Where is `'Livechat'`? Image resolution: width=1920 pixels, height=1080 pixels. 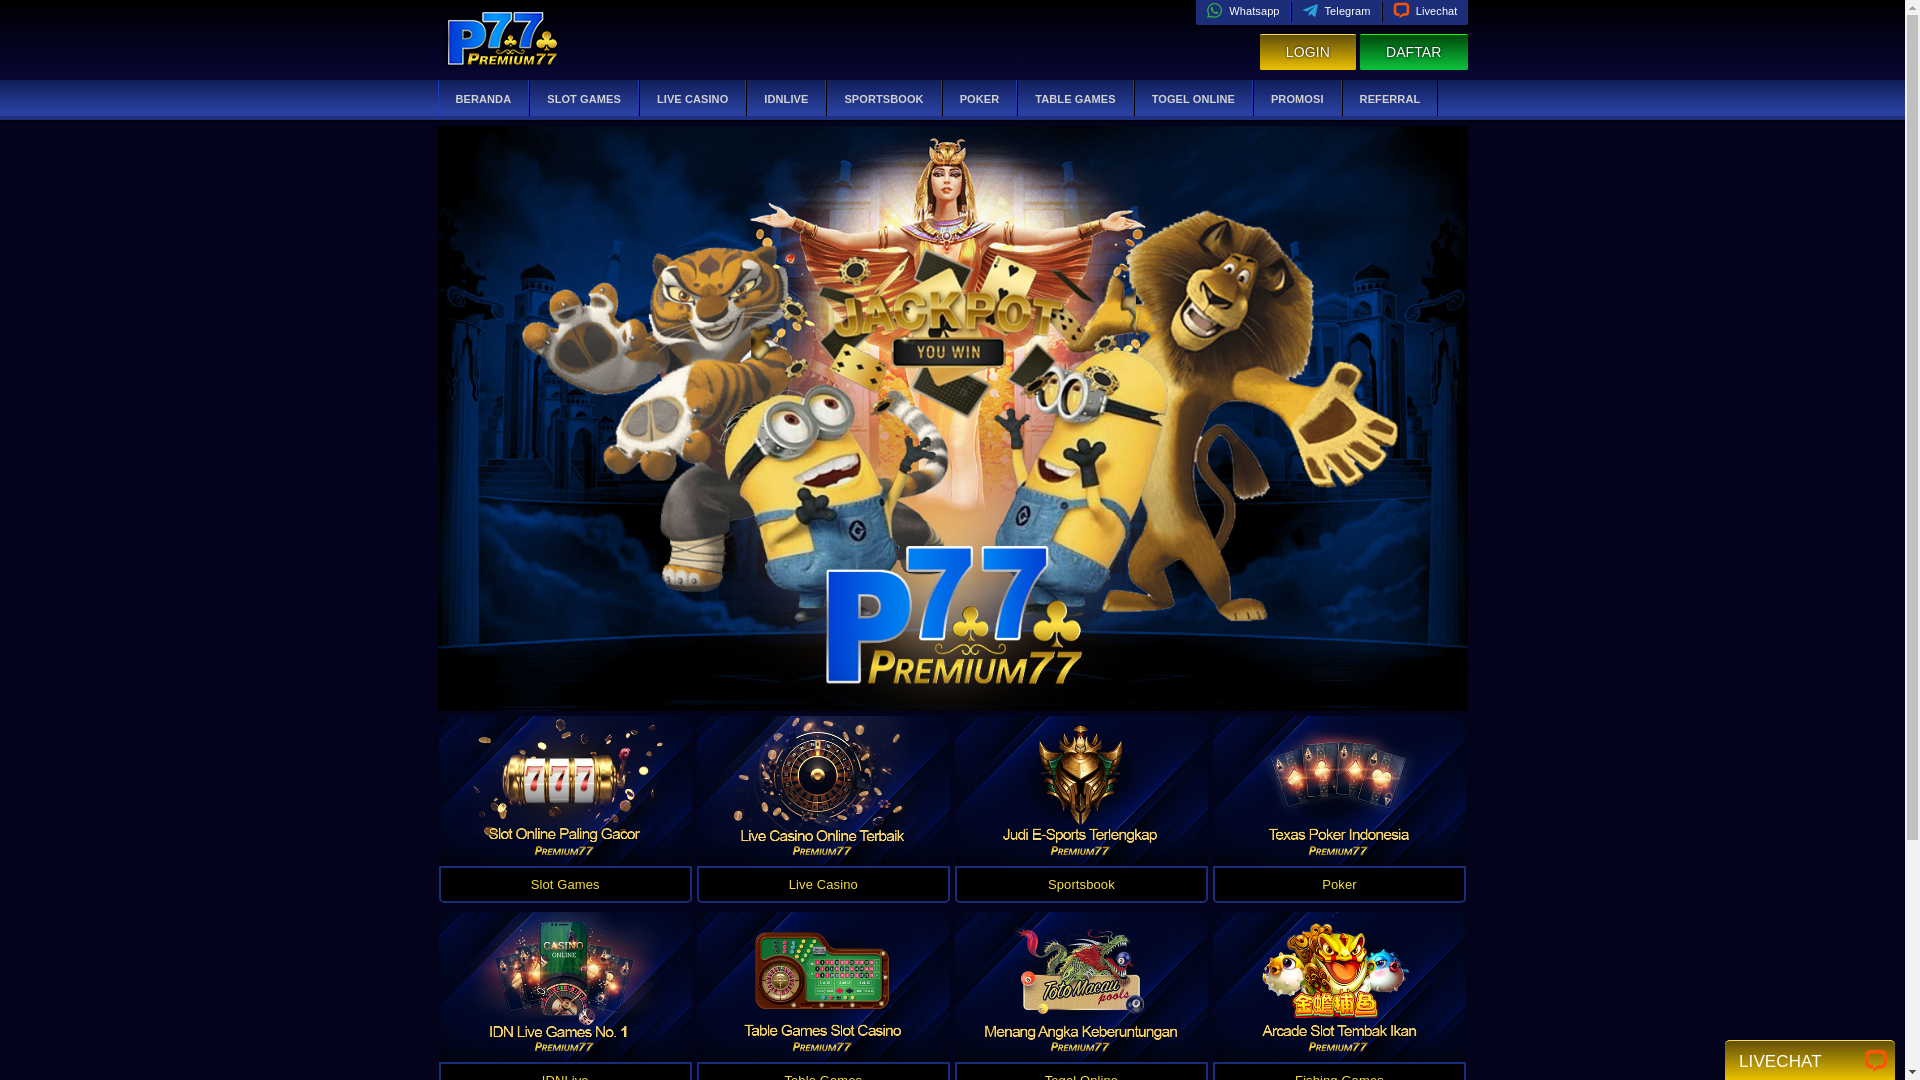
'Livechat' is located at coordinates (1424, 11).